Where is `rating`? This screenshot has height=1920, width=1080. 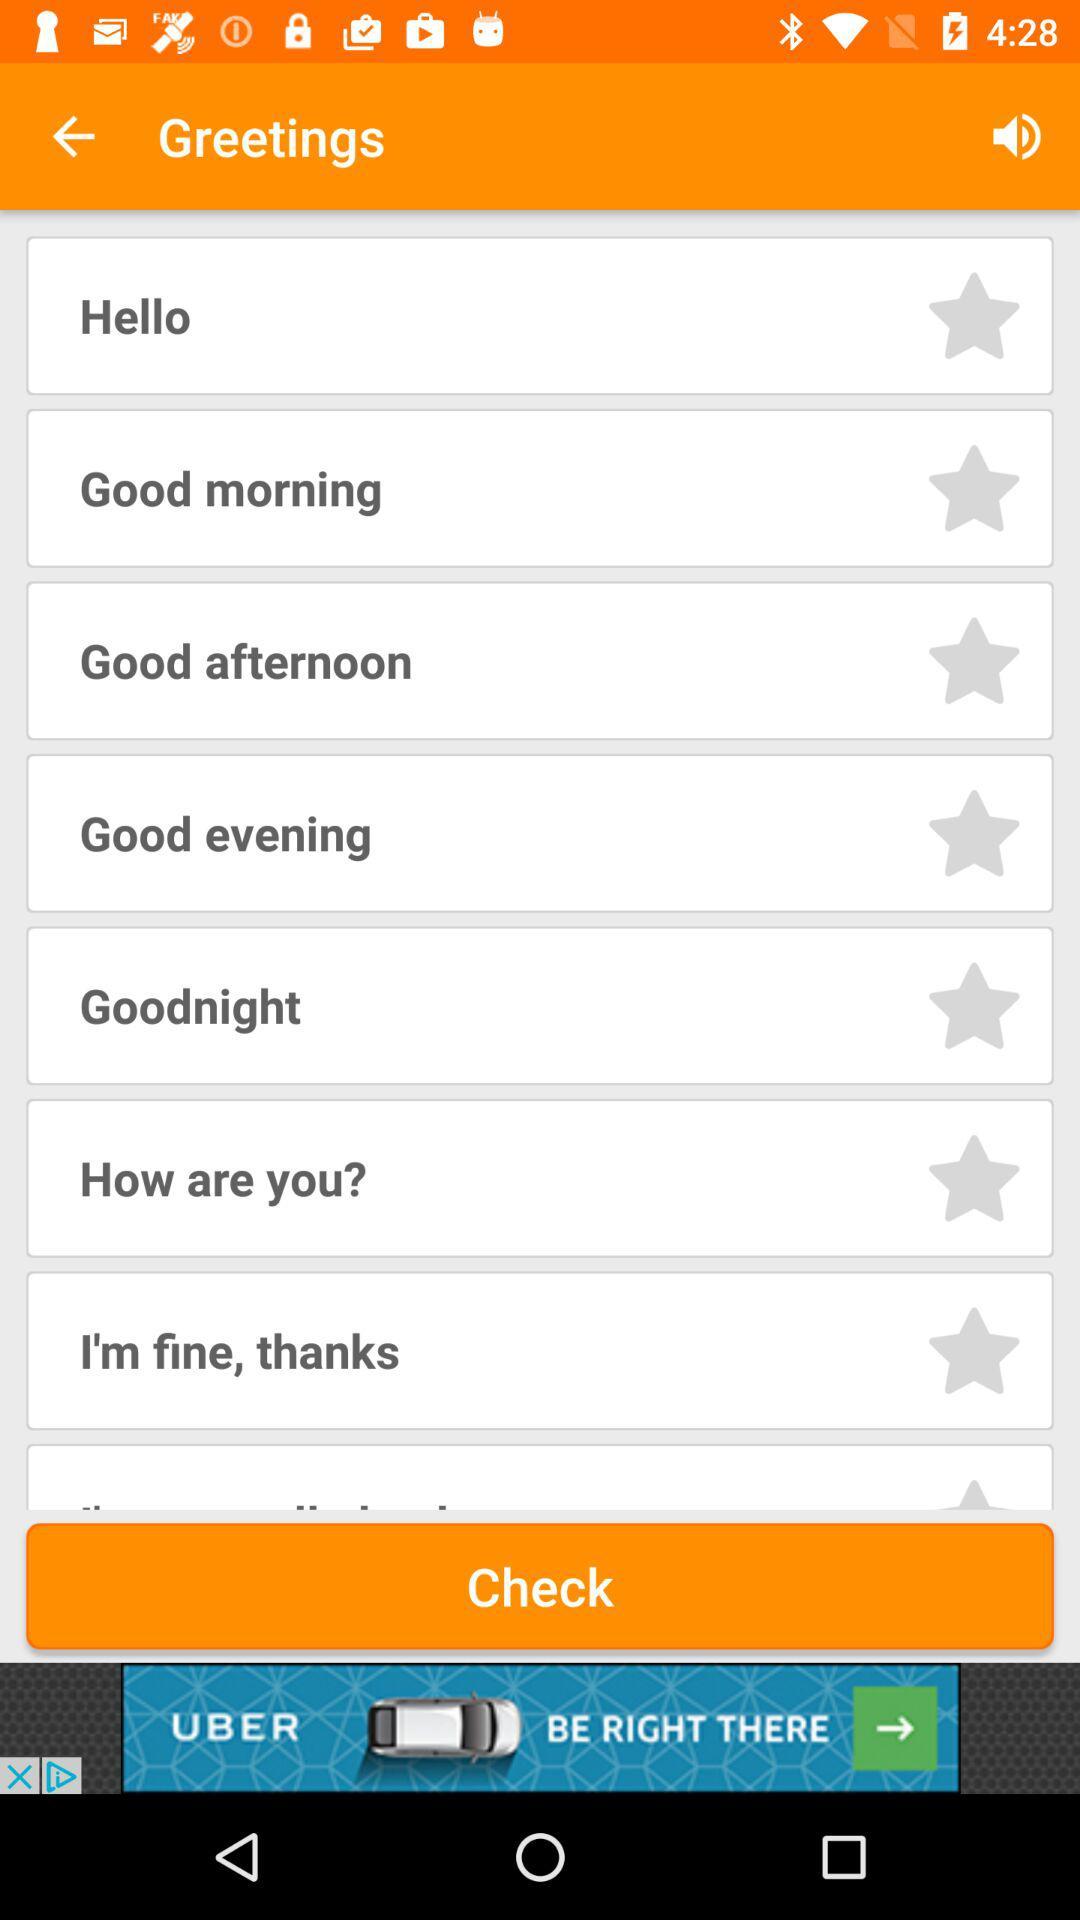
rating is located at coordinates (973, 1492).